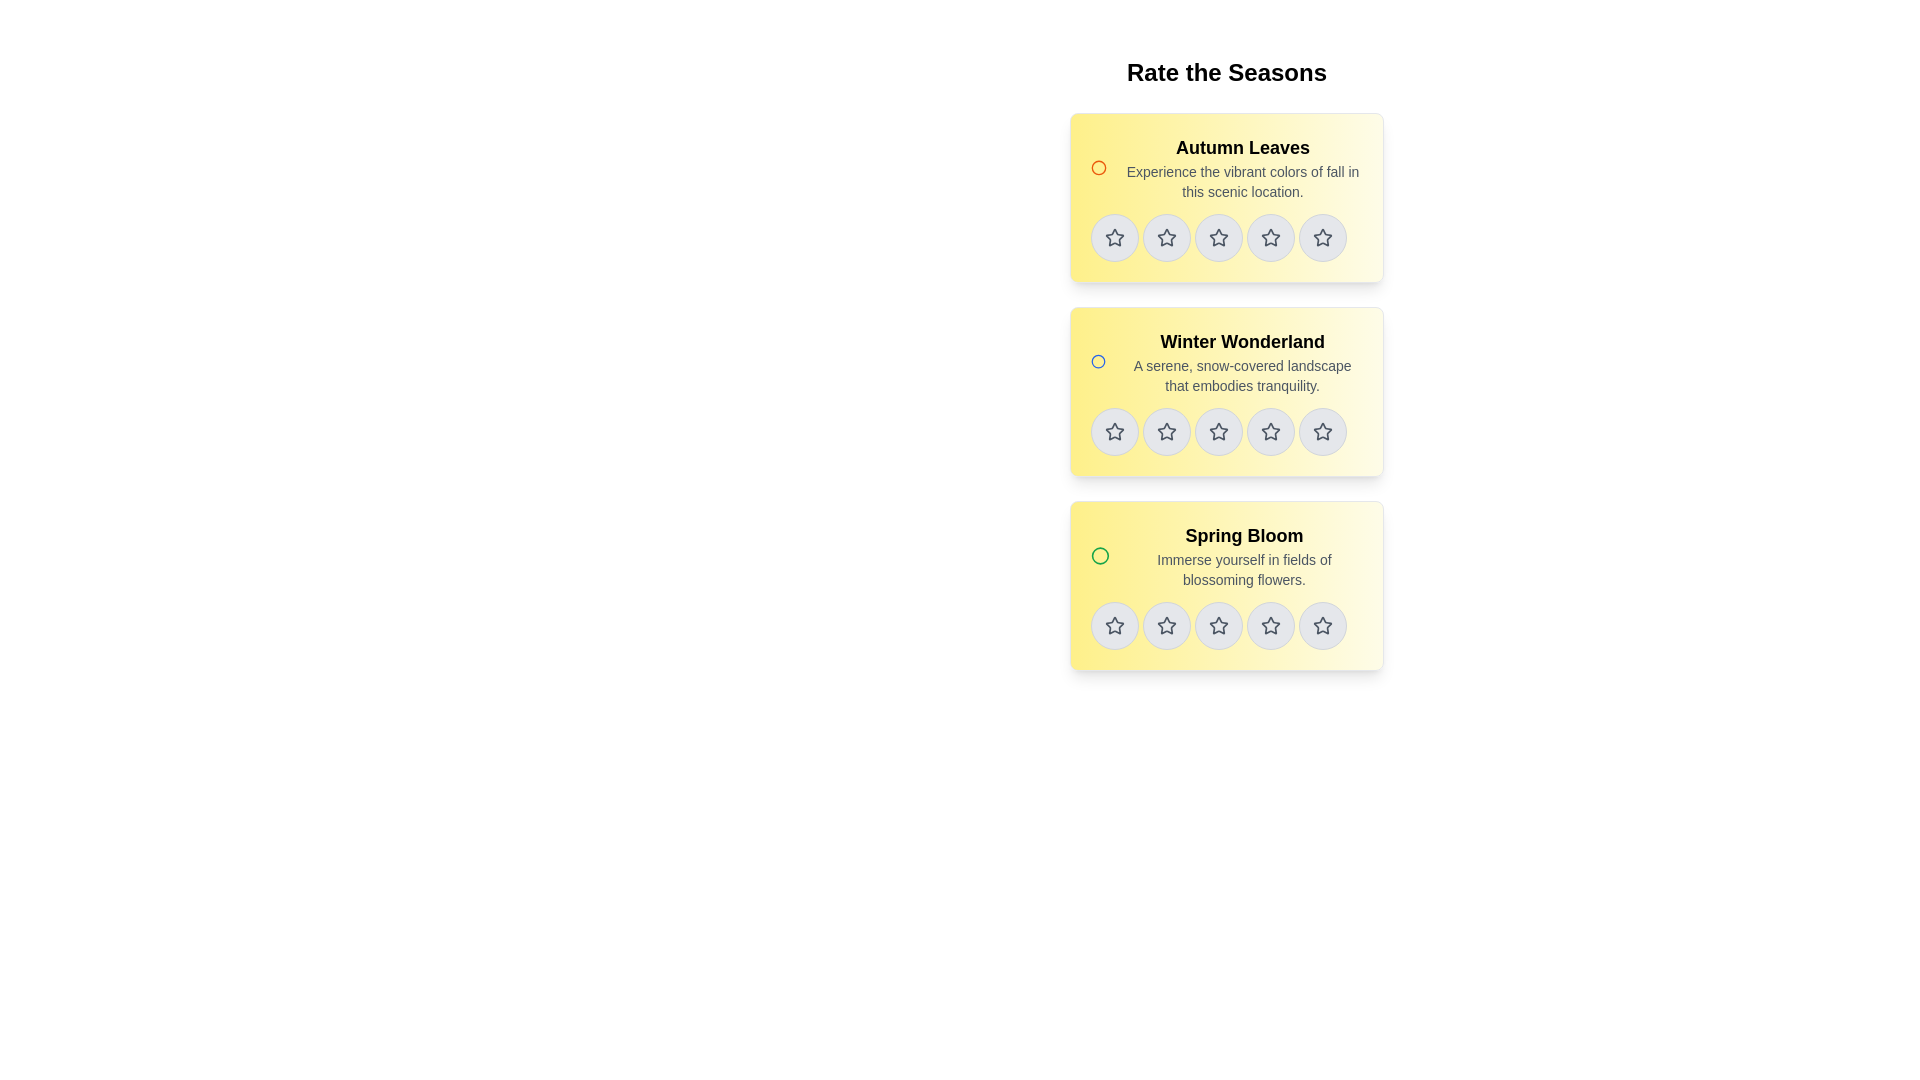 This screenshot has width=1920, height=1080. Describe the element at coordinates (1097, 362) in the screenshot. I see `the decorative marker icon that visually indicates the 'Winter Wonderland' option in the vertical stack of seasonal descriptions` at that location.